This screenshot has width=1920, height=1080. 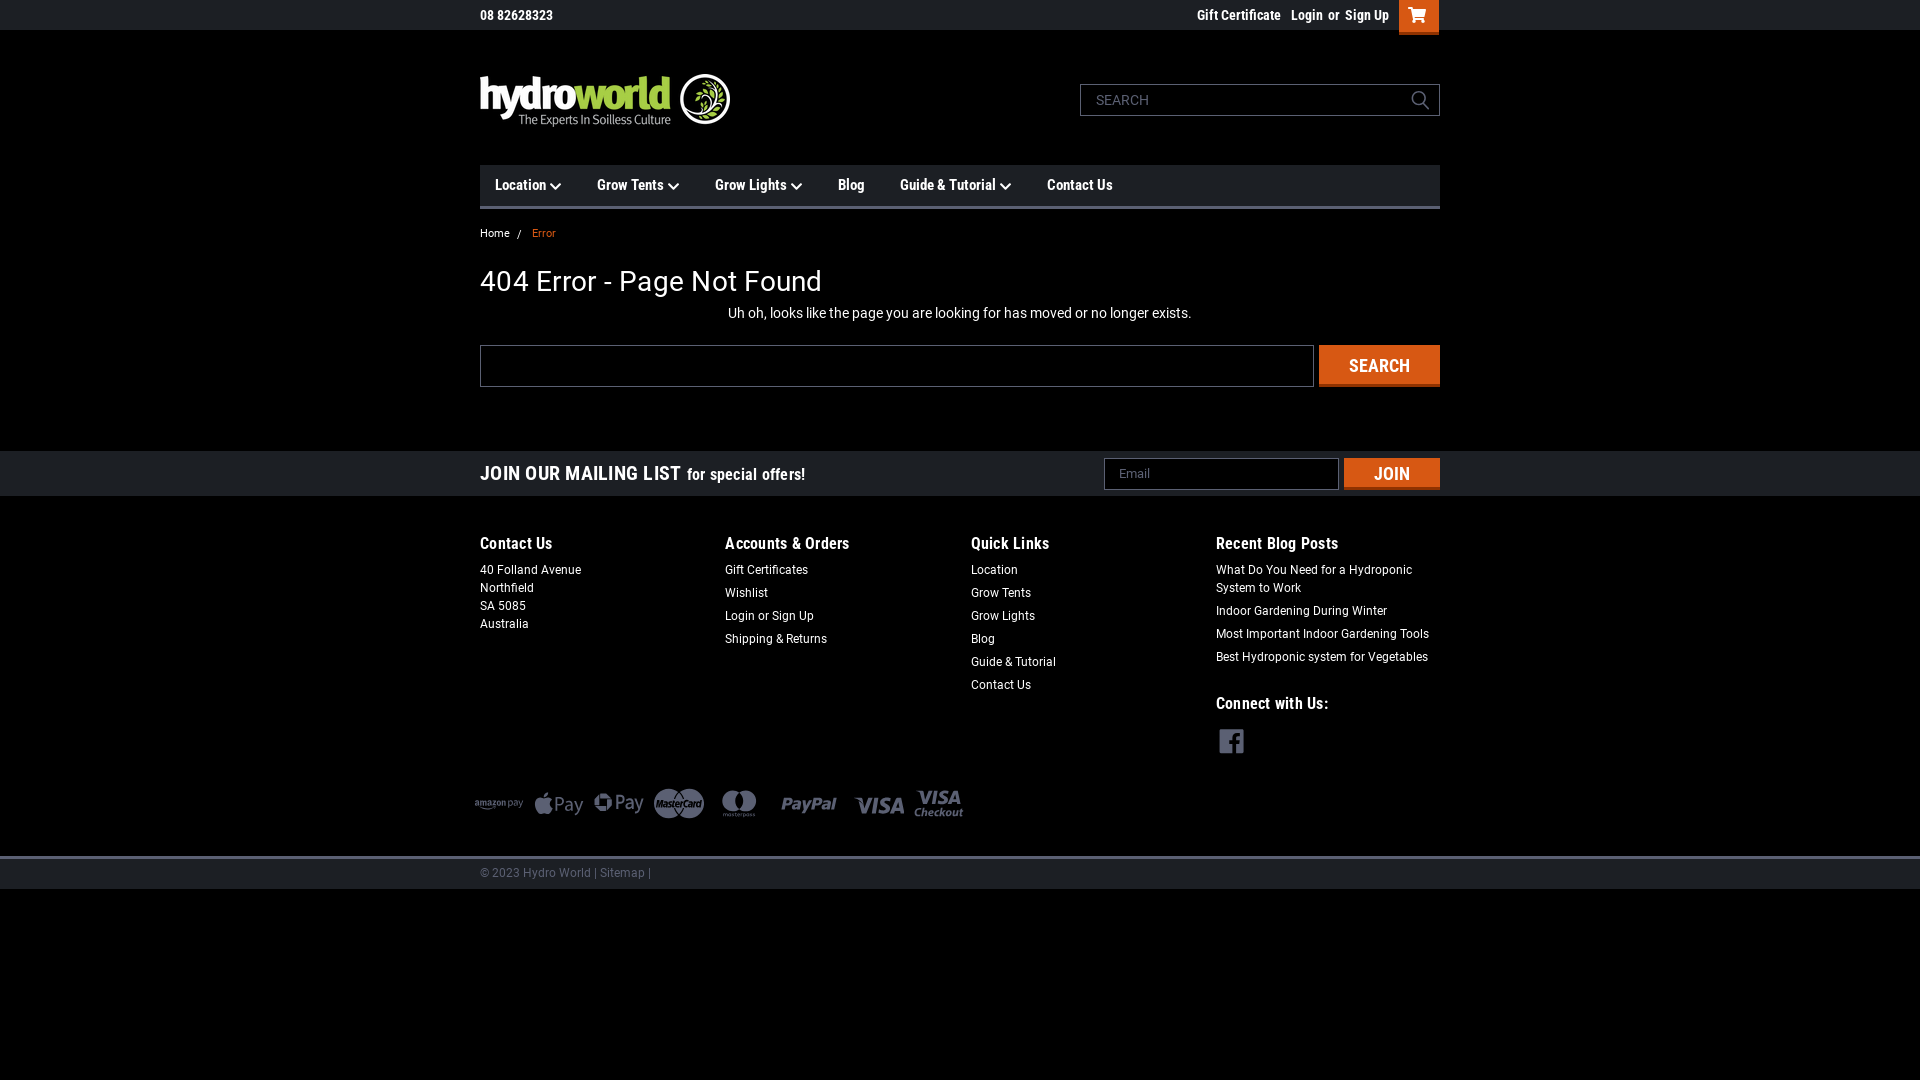 I want to click on 'Grow Lights', so click(x=1002, y=613).